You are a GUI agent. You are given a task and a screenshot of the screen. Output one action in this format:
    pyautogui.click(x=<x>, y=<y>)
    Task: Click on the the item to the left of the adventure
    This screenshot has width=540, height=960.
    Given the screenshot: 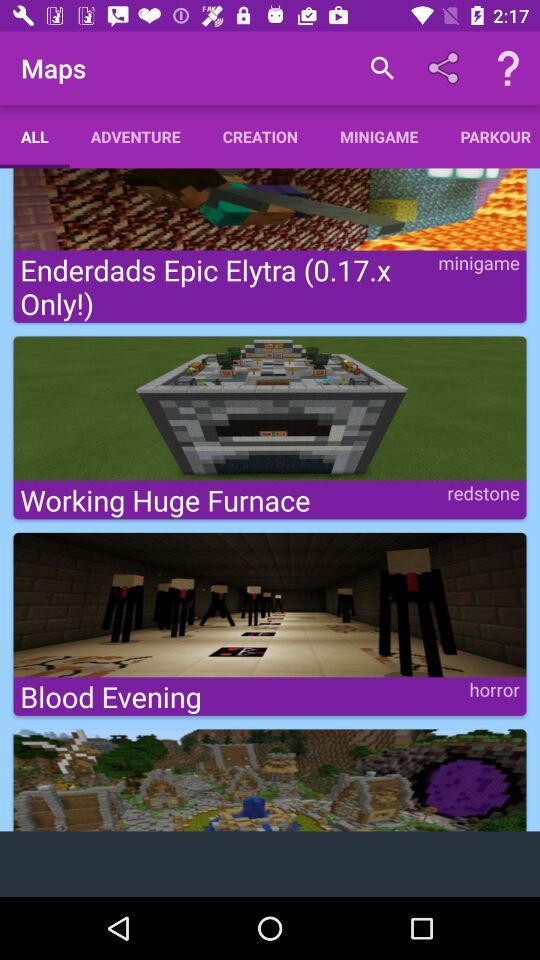 What is the action you would take?
    pyautogui.click(x=33, y=135)
    